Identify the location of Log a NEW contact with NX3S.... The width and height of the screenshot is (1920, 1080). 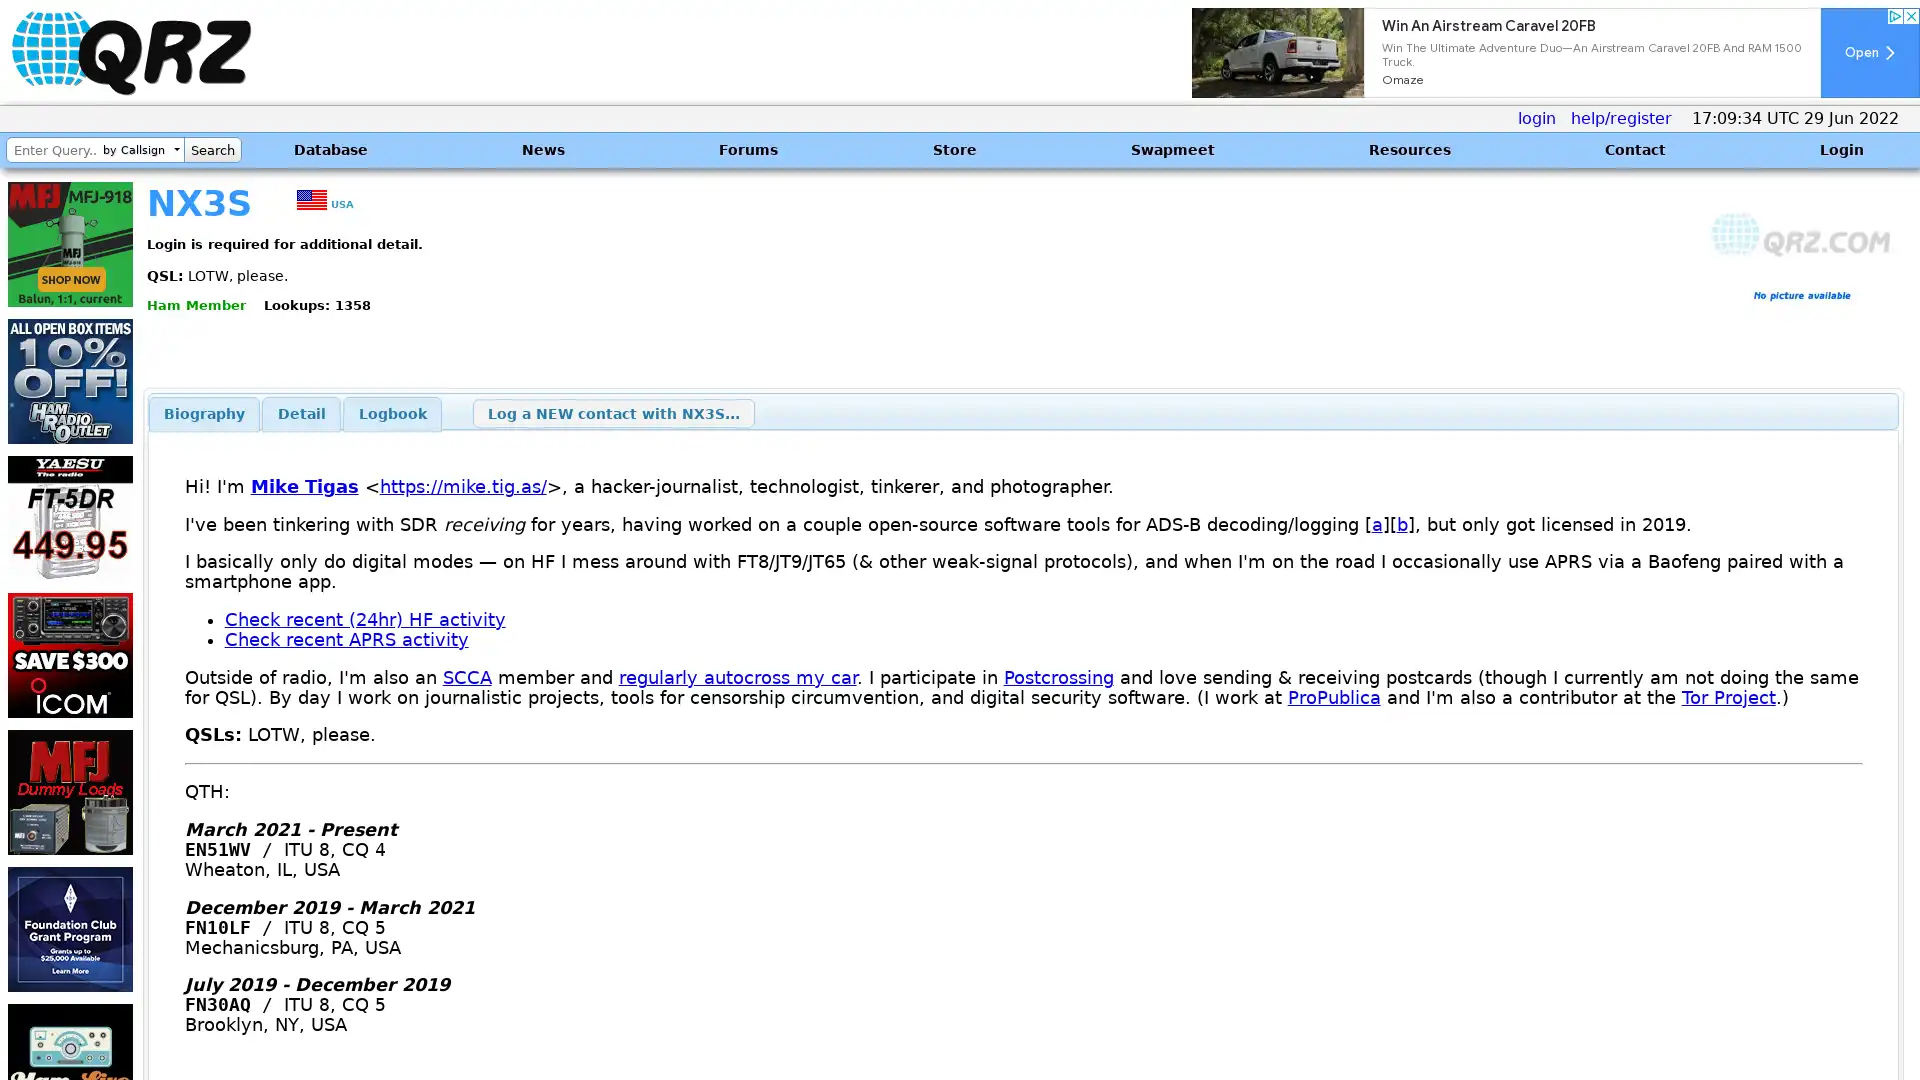
(612, 412).